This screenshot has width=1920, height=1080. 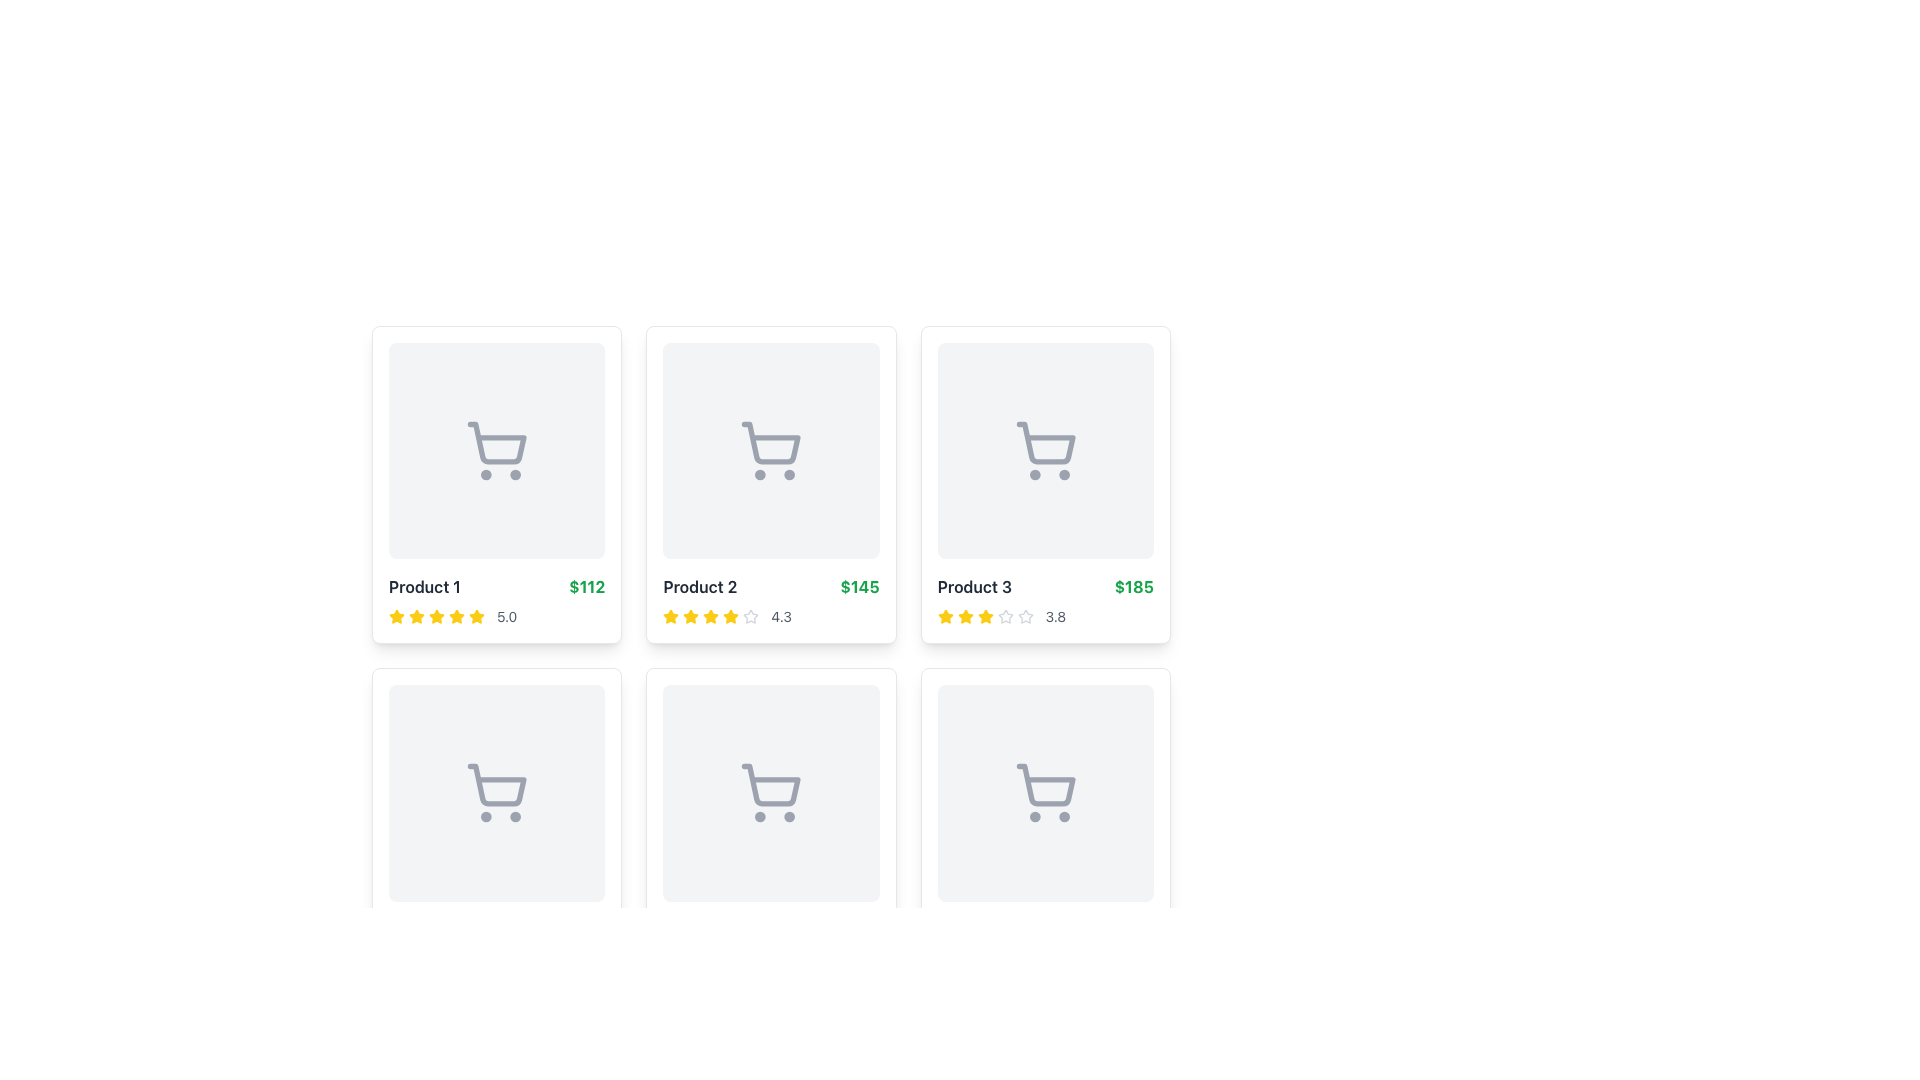 I want to click on the main body of the shopping cart icon in the bottom-right product card under 'Product 3', so click(x=1045, y=784).